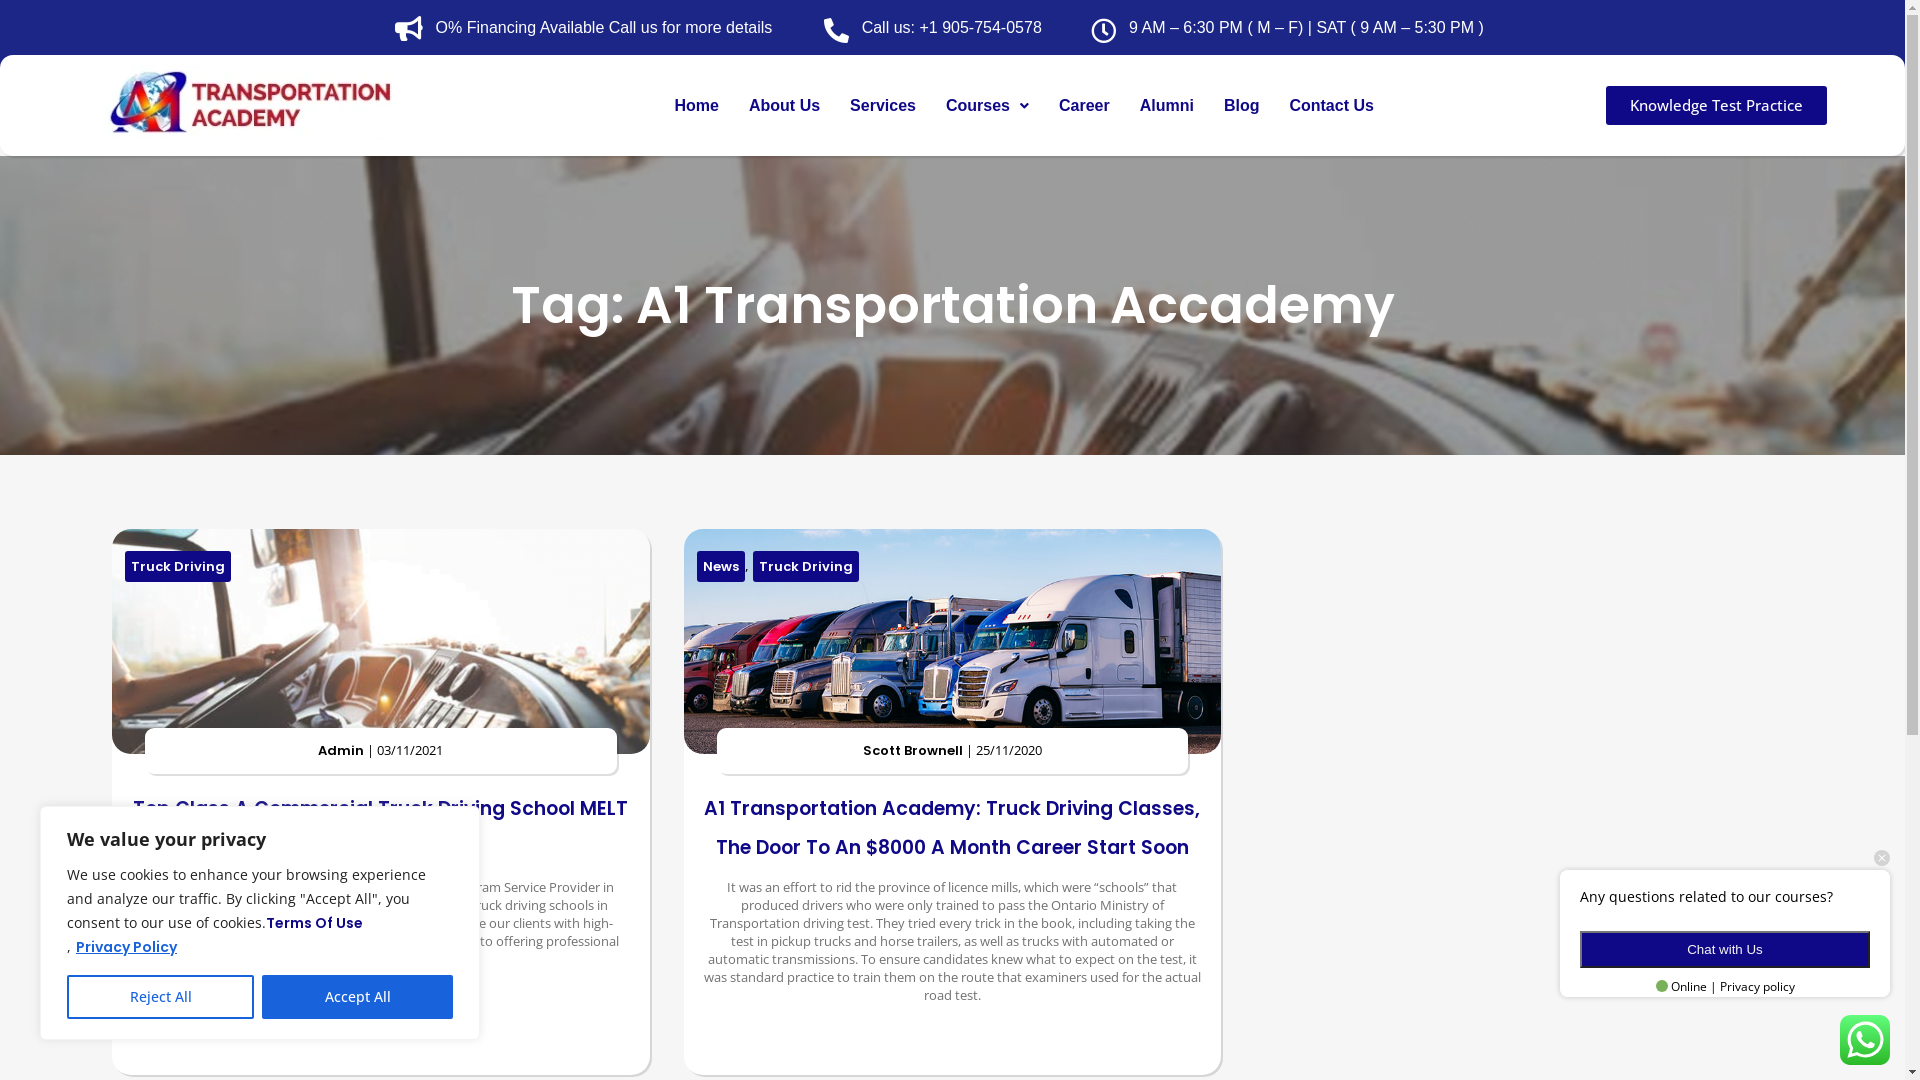 The width and height of the screenshot is (1920, 1080). Describe the element at coordinates (1723, 948) in the screenshot. I see `'Chat with Us'` at that location.